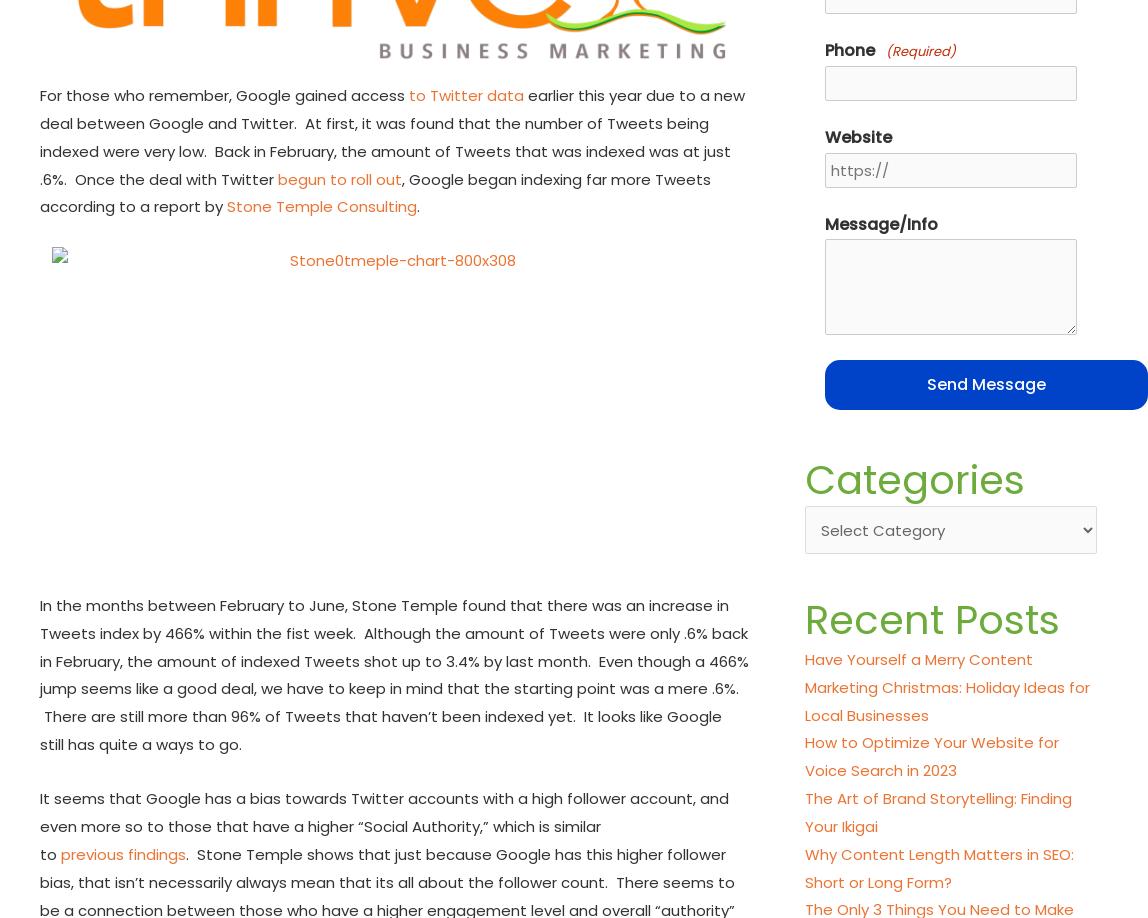  I want to click on 'Have Yourself a Merry Content Marketing Christmas: Holiday Ideas for Local Businesses', so click(946, 686).